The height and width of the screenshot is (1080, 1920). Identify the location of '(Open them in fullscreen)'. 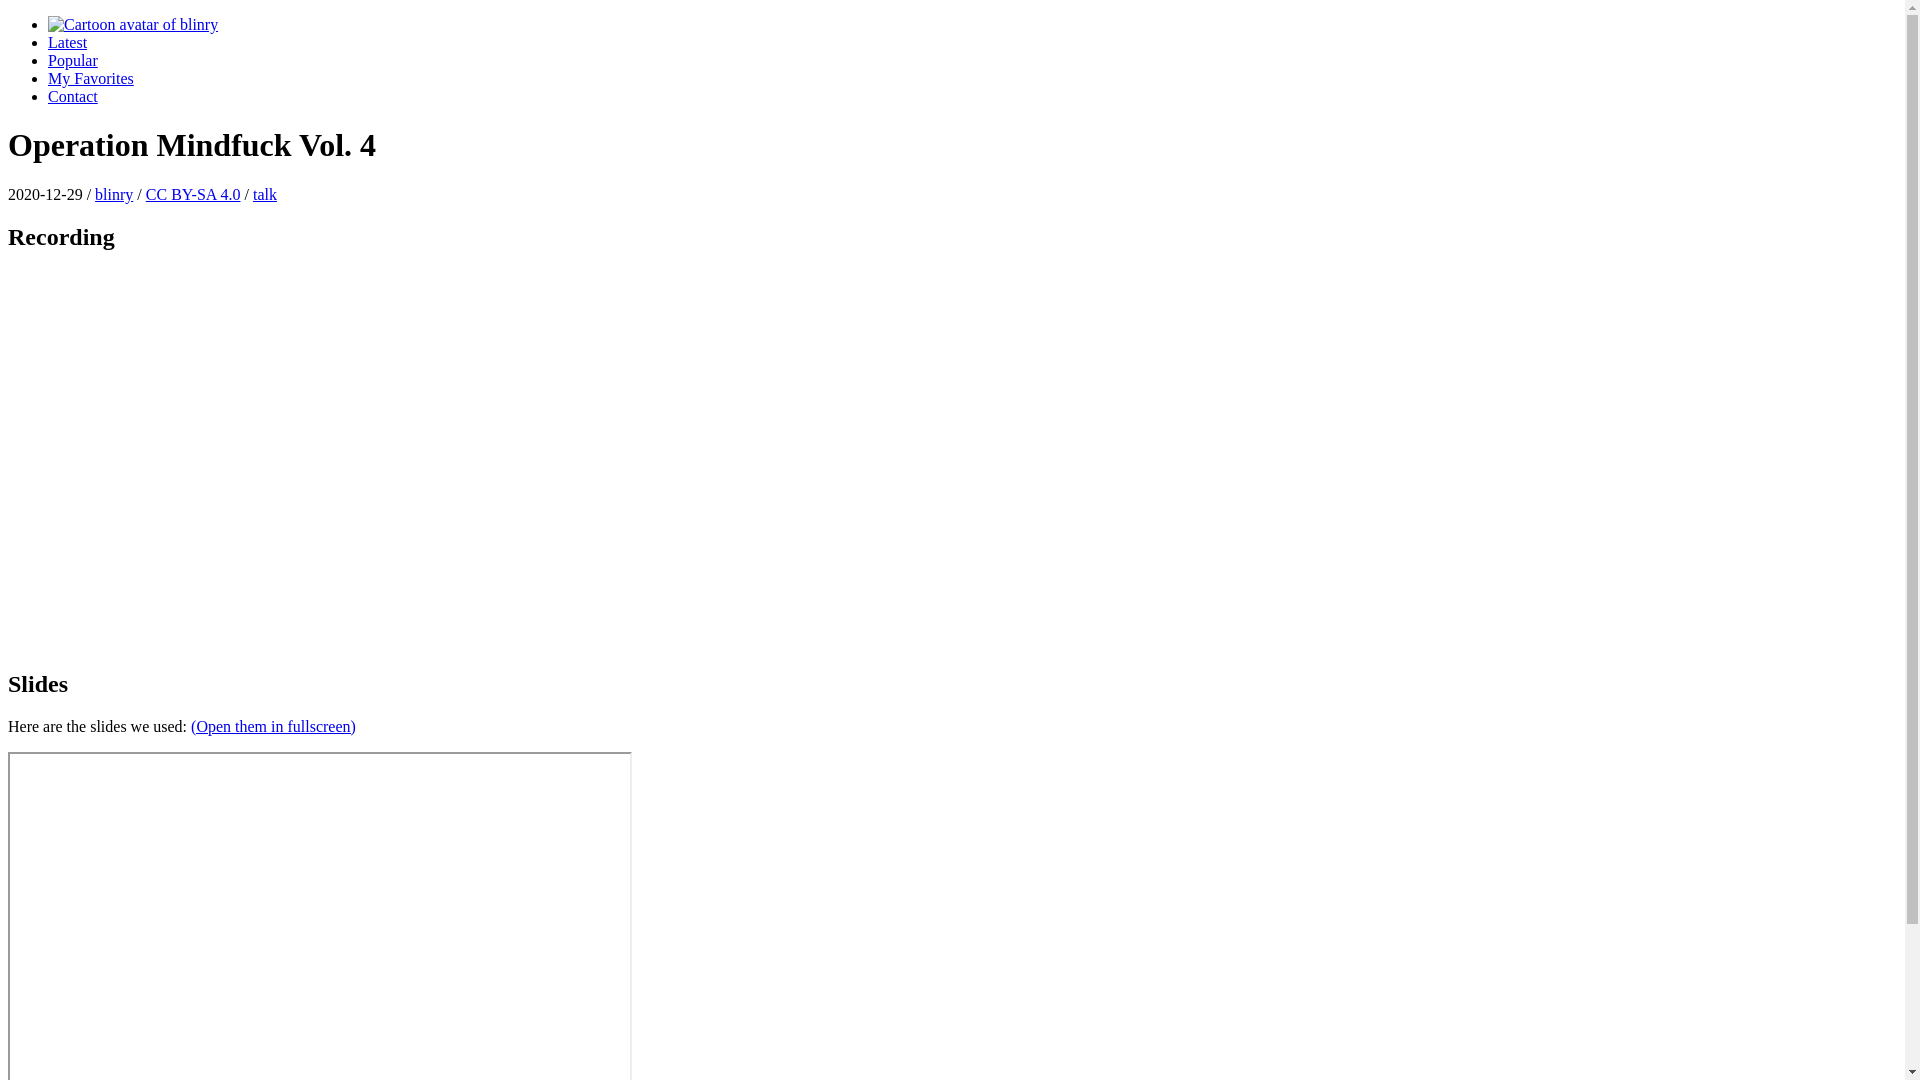
(272, 726).